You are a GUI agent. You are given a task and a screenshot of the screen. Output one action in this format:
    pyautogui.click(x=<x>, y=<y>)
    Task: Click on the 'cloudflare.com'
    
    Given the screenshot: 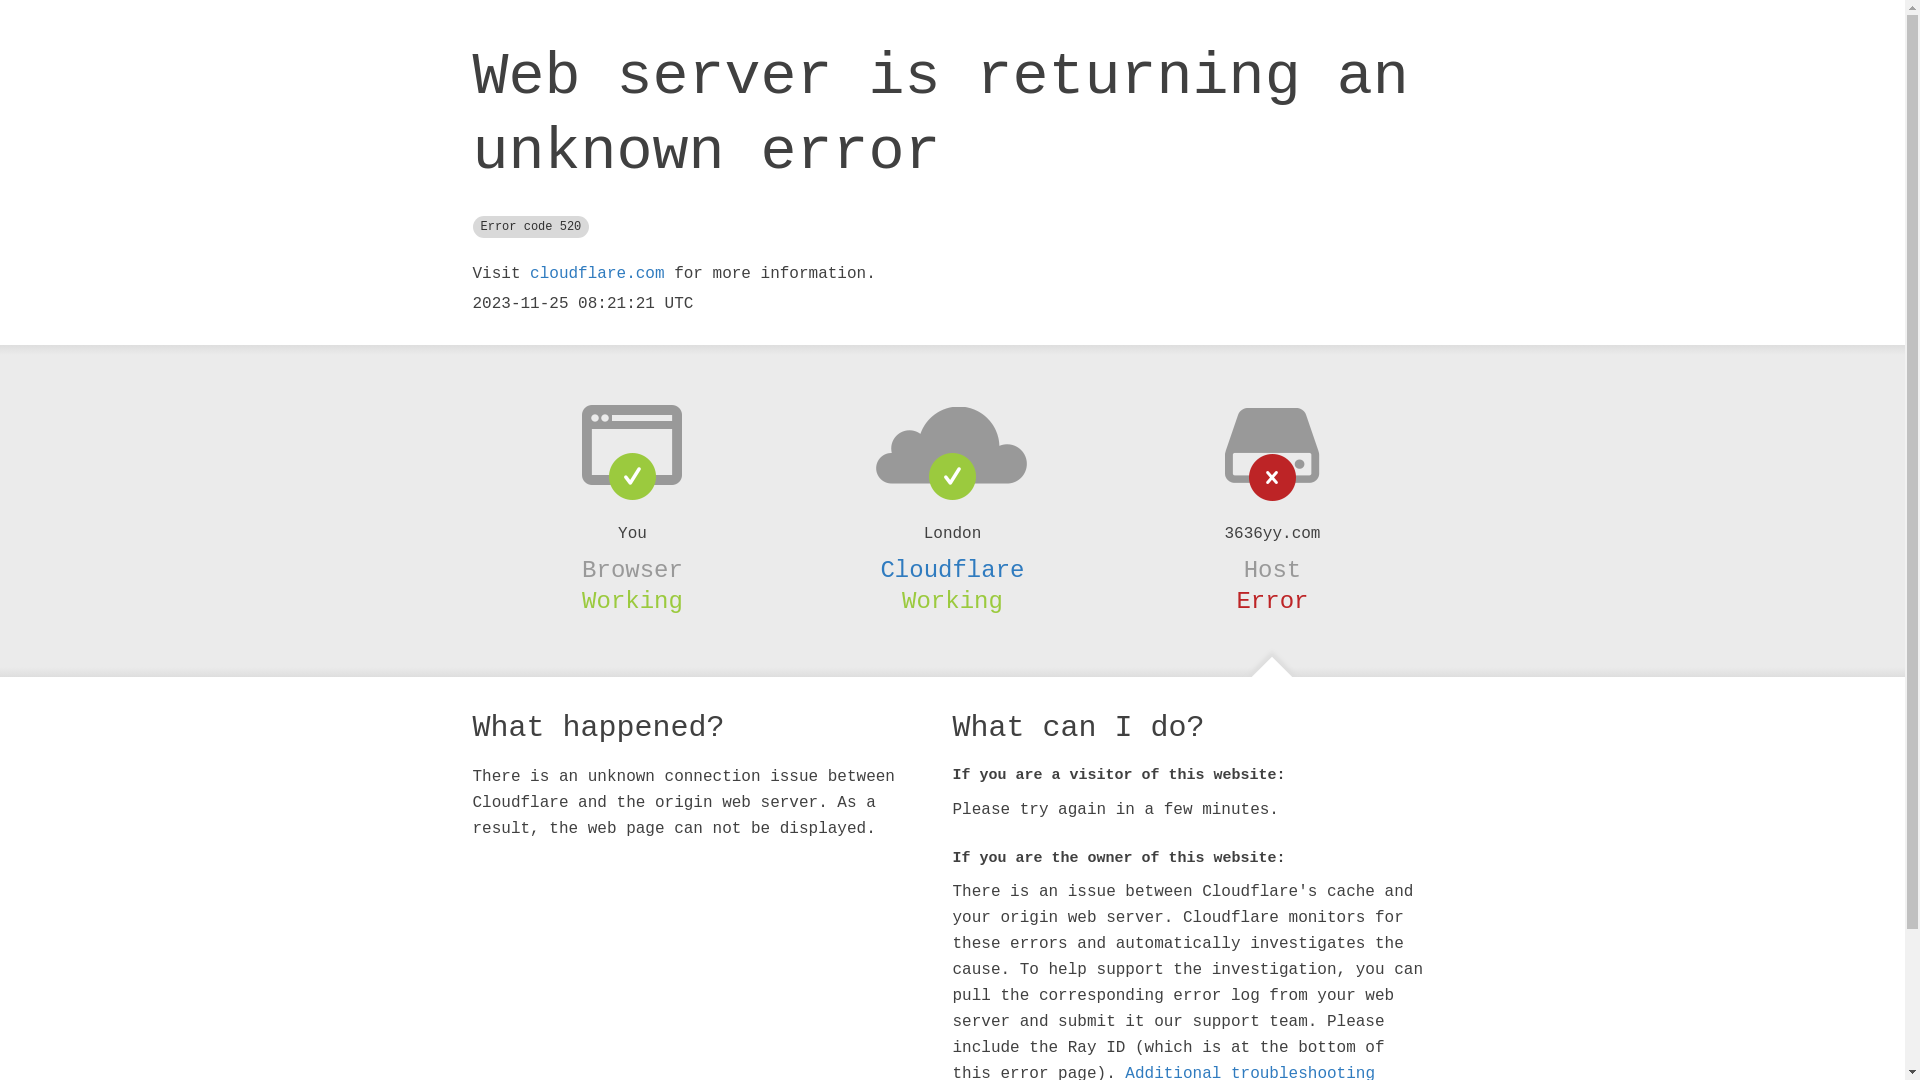 What is the action you would take?
    pyautogui.click(x=595, y=273)
    